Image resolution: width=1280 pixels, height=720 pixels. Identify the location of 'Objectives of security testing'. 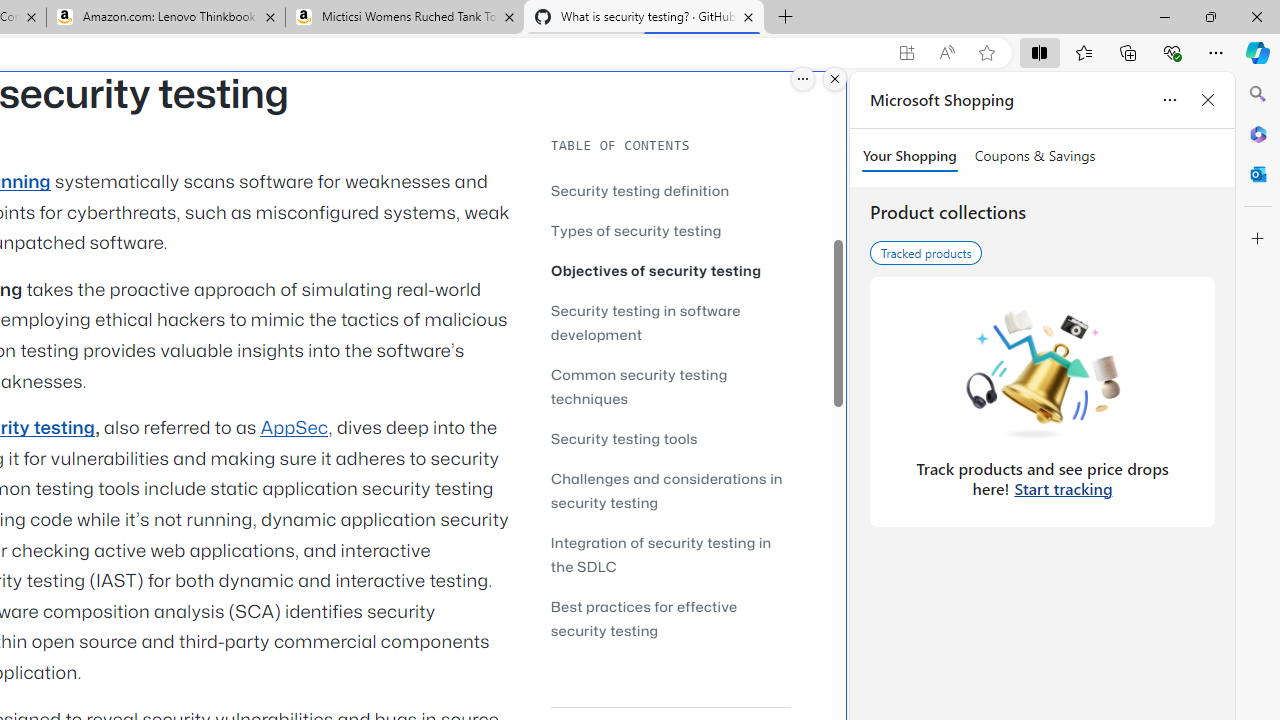
(656, 270).